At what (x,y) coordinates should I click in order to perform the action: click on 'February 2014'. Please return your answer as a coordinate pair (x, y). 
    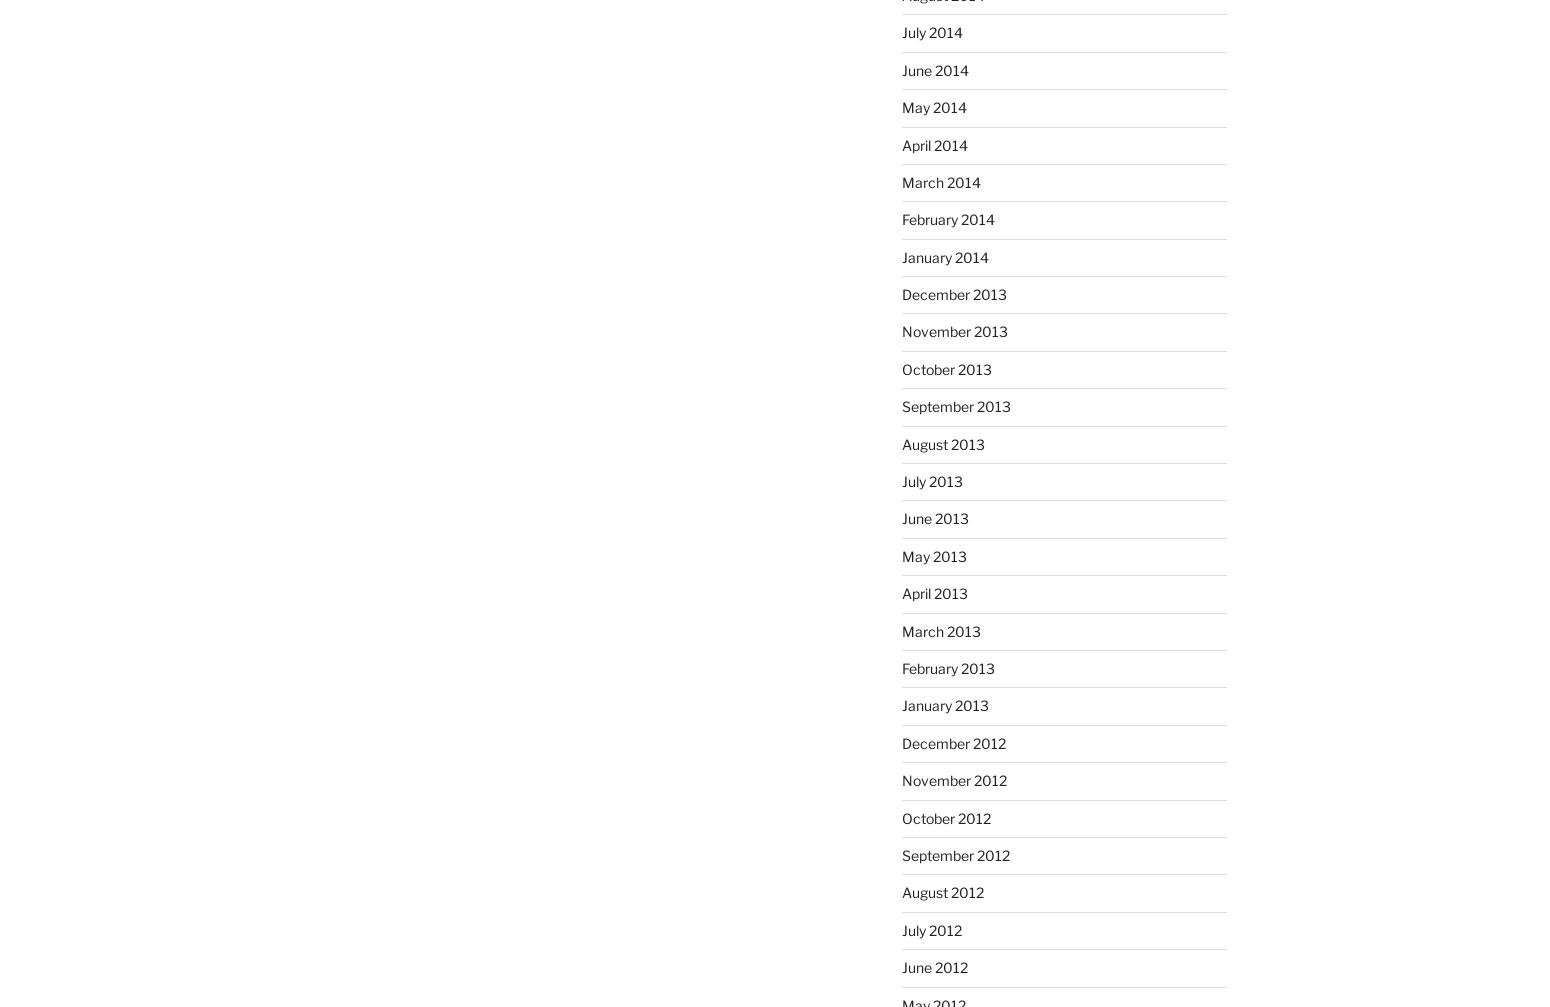
    Looking at the image, I should click on (946, 219).